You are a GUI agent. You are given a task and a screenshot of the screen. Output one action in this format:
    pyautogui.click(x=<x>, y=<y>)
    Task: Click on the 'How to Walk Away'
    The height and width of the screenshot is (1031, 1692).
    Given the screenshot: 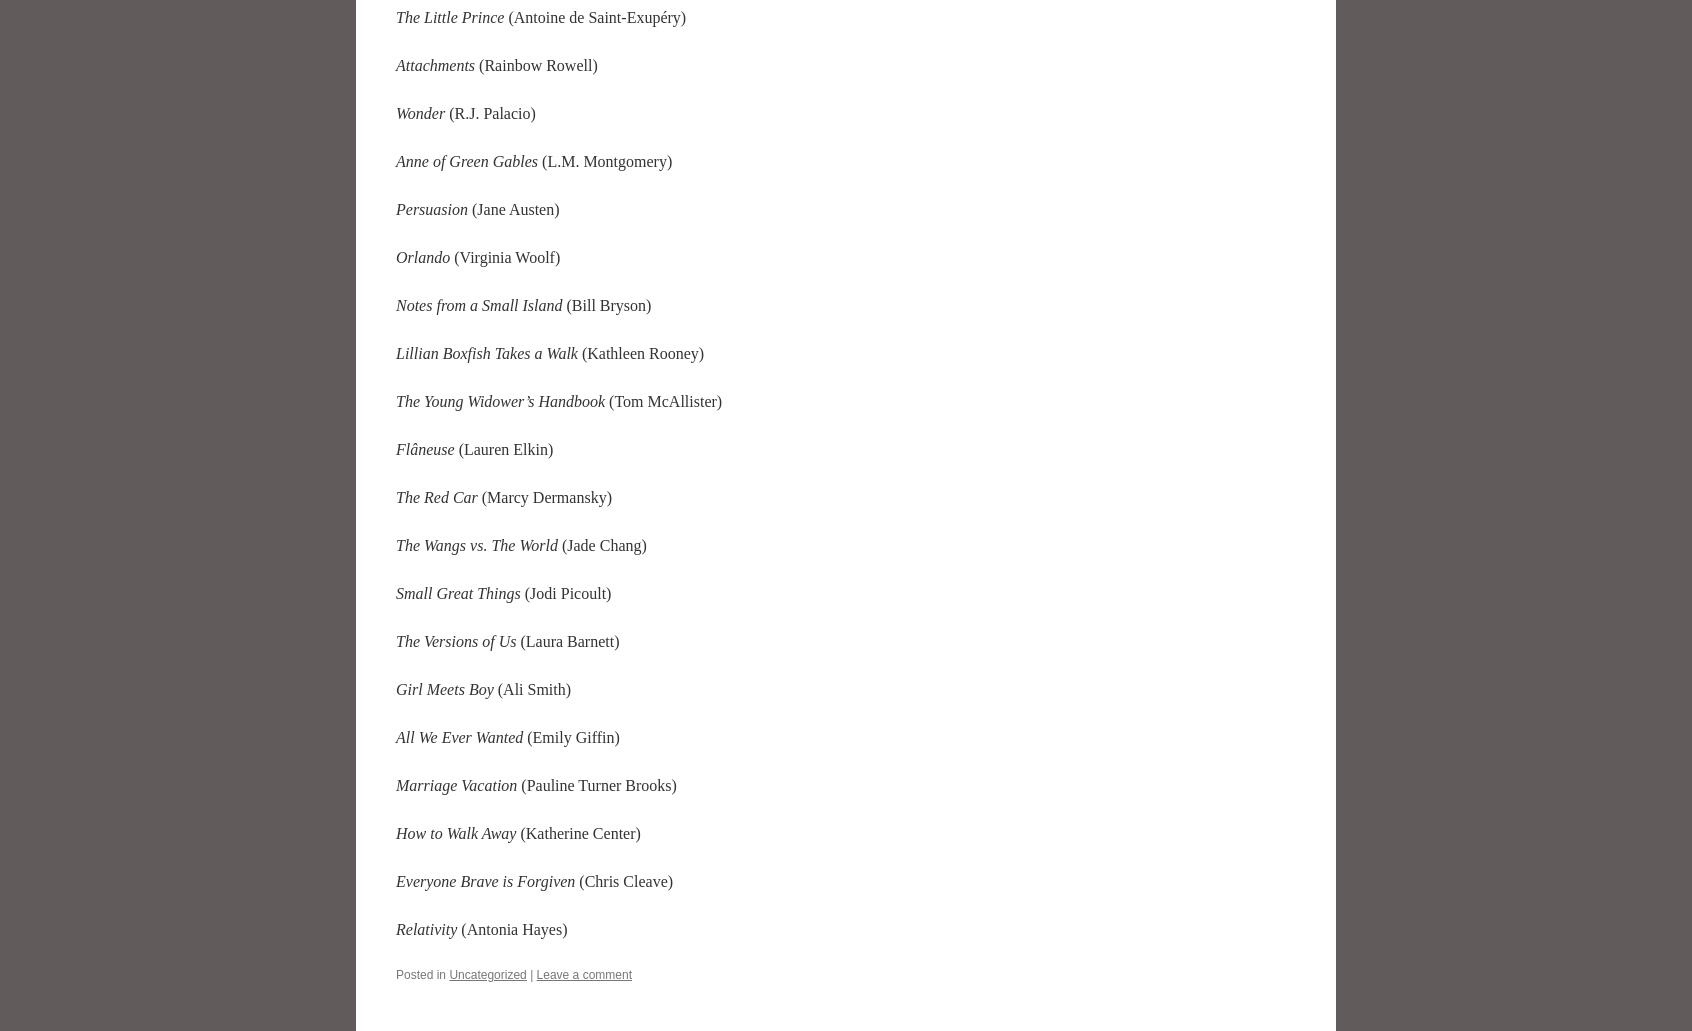 What is the action you would take?
    pyautogui.click(x=457, y=832)
    